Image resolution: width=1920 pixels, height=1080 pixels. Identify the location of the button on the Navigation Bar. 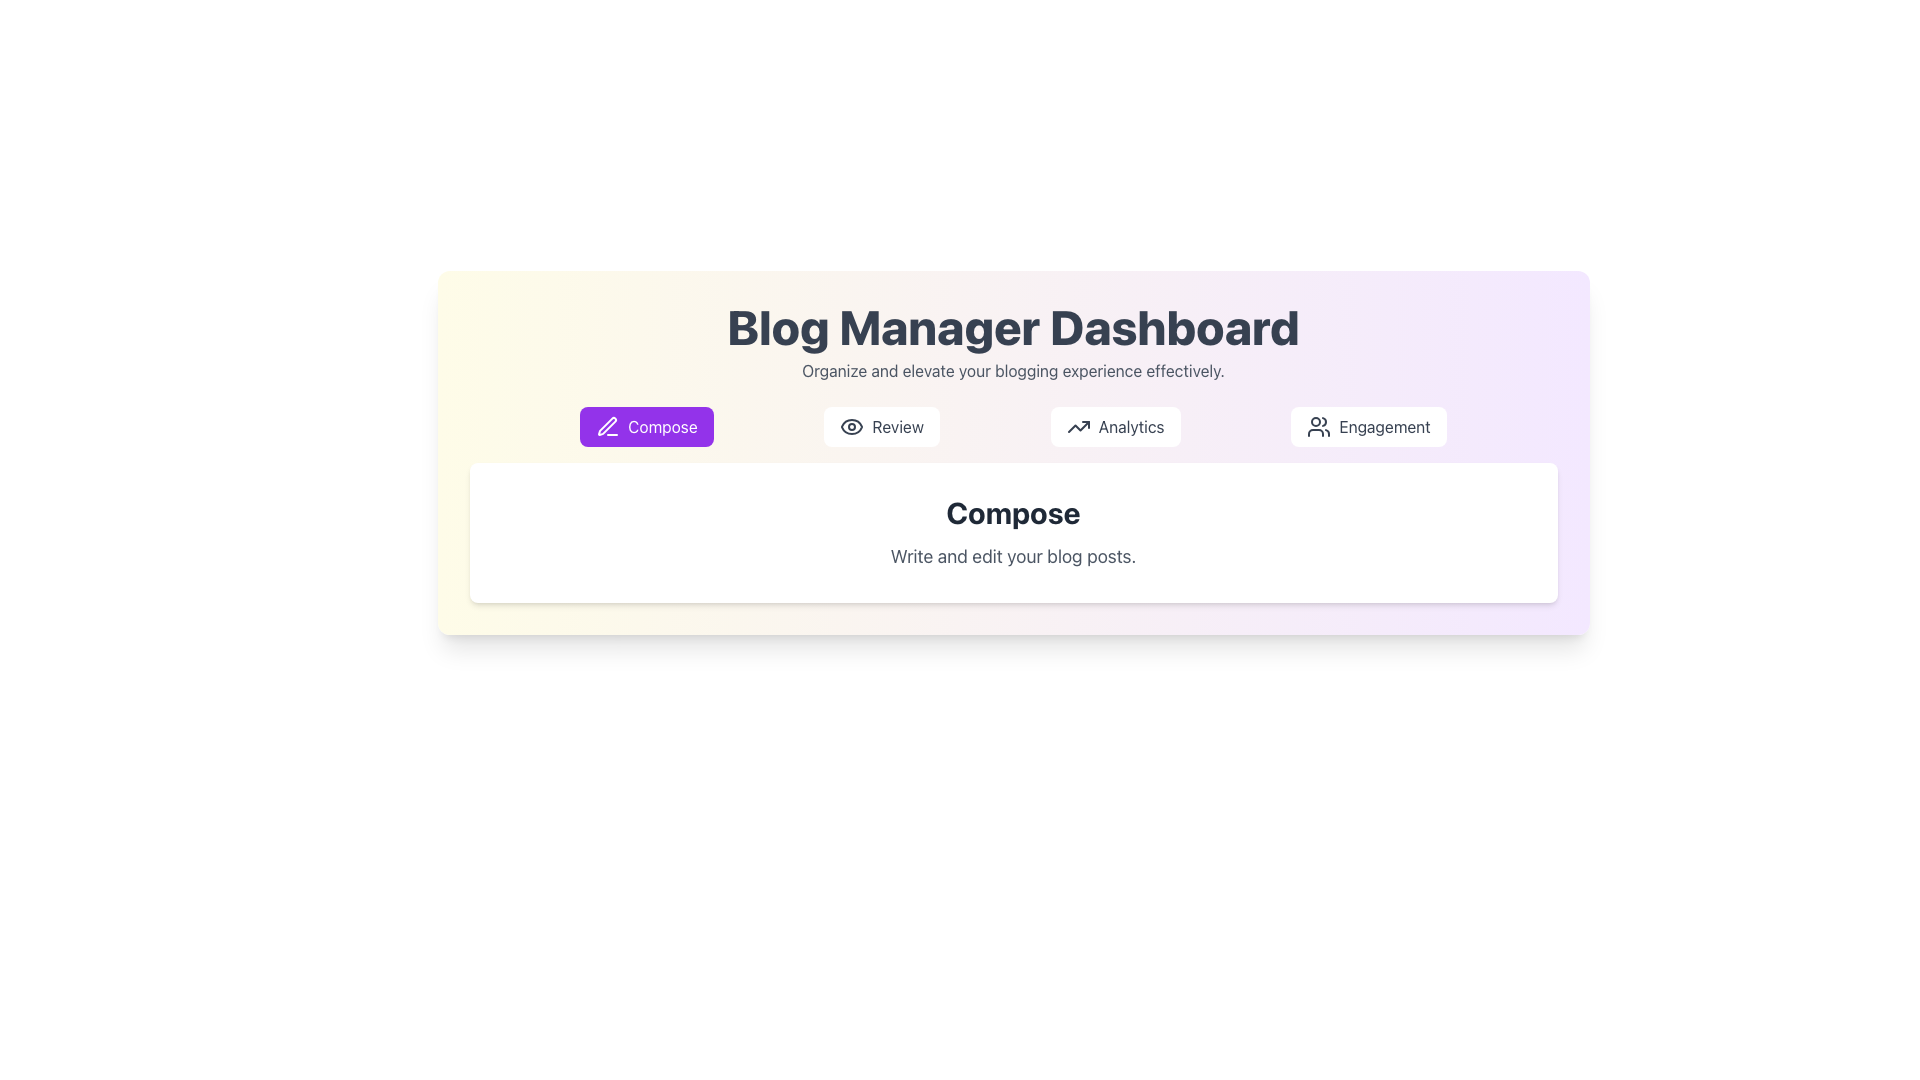
(1013, 426).